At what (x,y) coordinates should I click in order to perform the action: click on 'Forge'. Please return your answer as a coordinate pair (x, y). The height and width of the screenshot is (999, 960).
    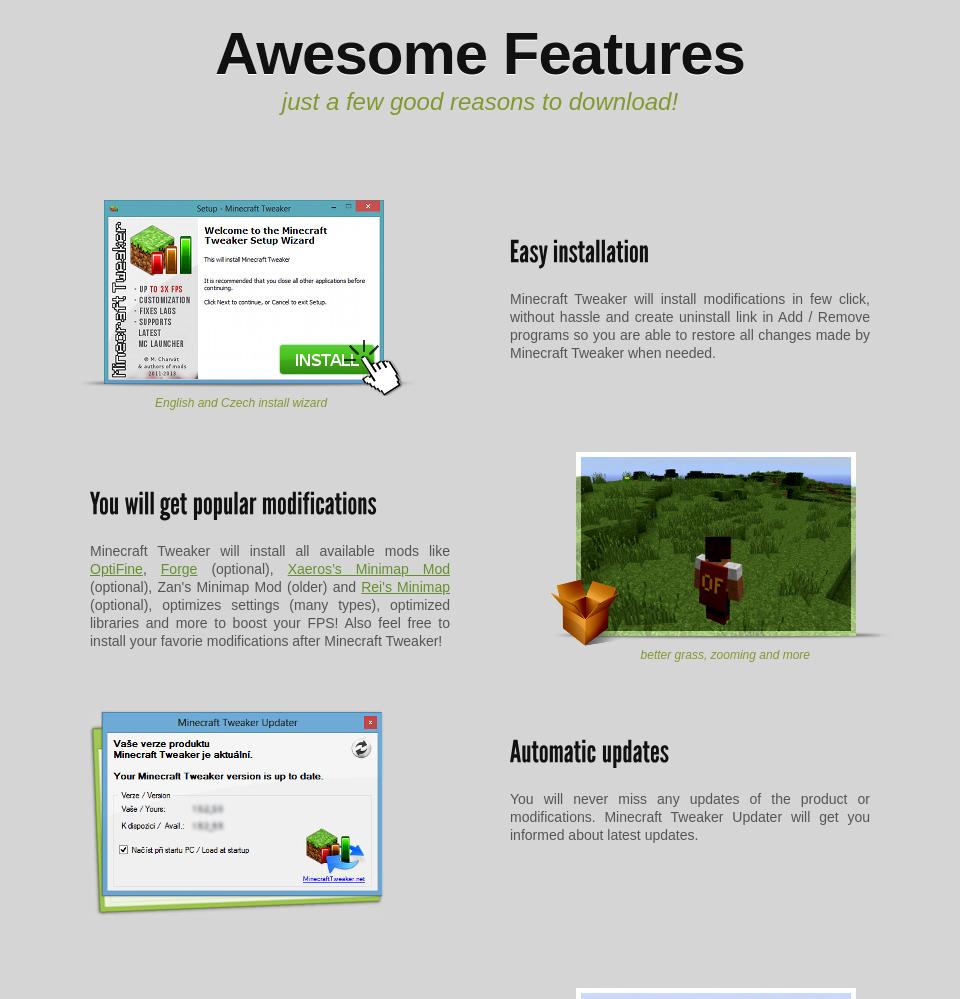
    Looking at the image, I should click on (177, 569).